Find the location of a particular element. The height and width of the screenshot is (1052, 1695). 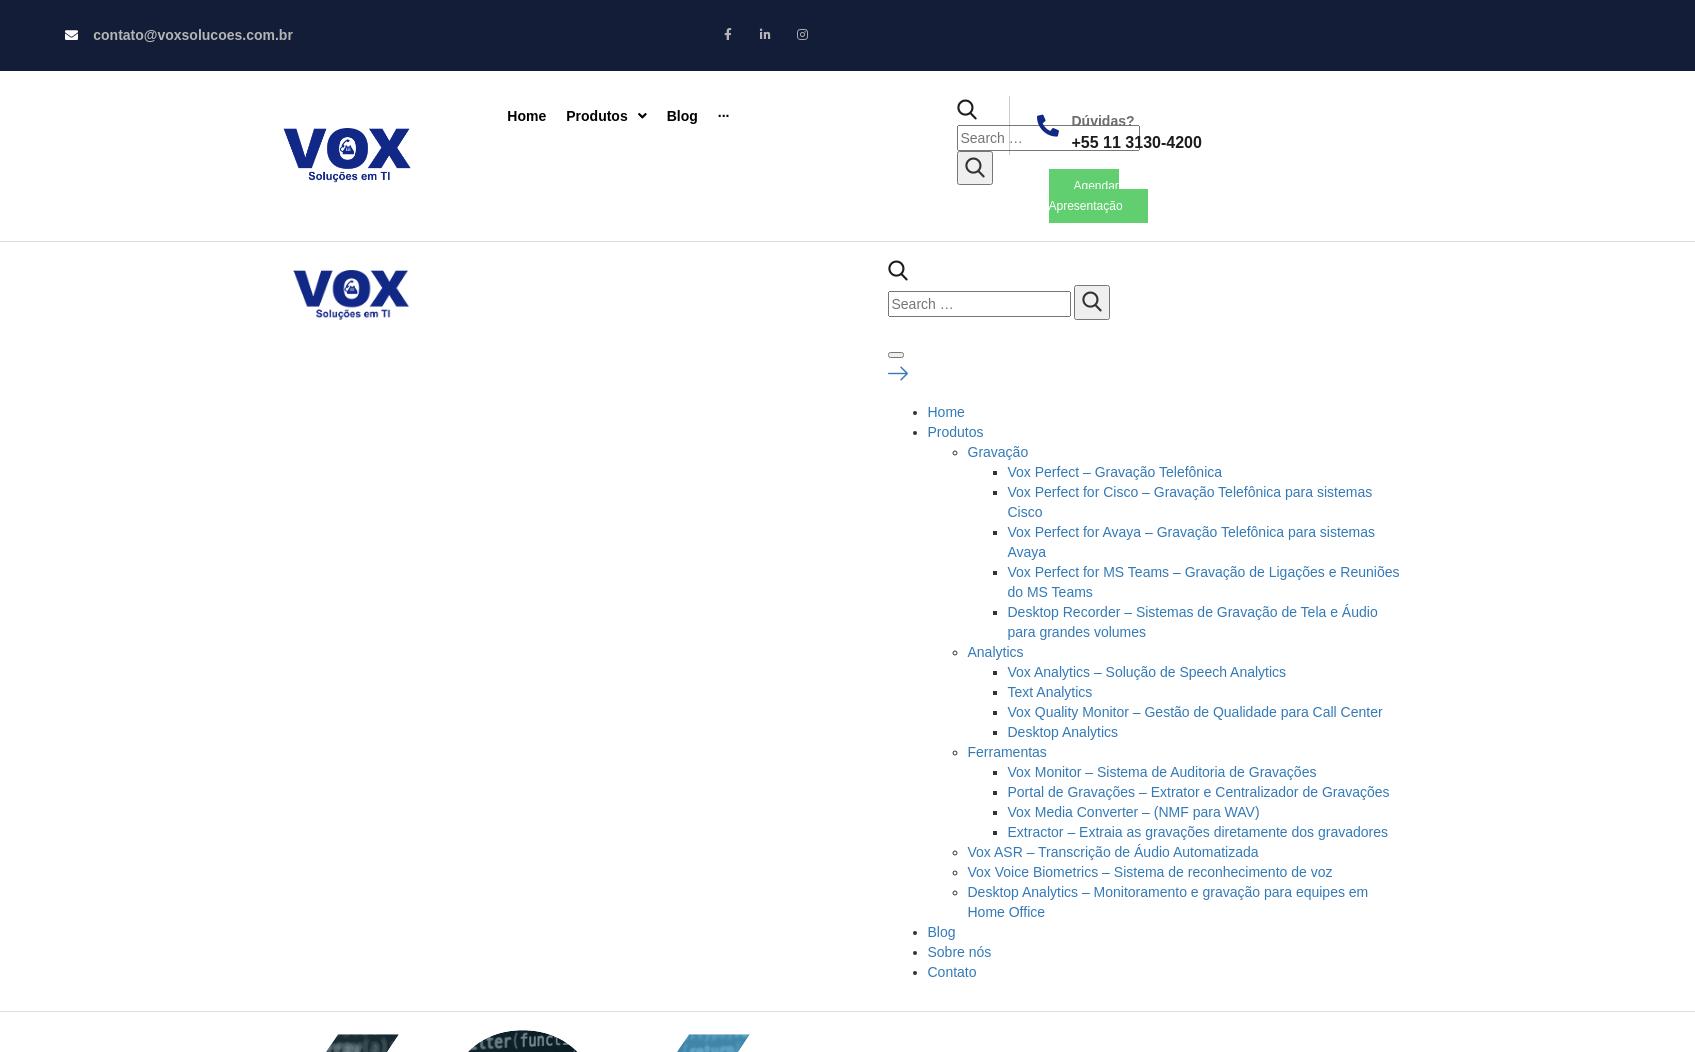

'Vox Media Converter' is located at coordinates (1203, 290).